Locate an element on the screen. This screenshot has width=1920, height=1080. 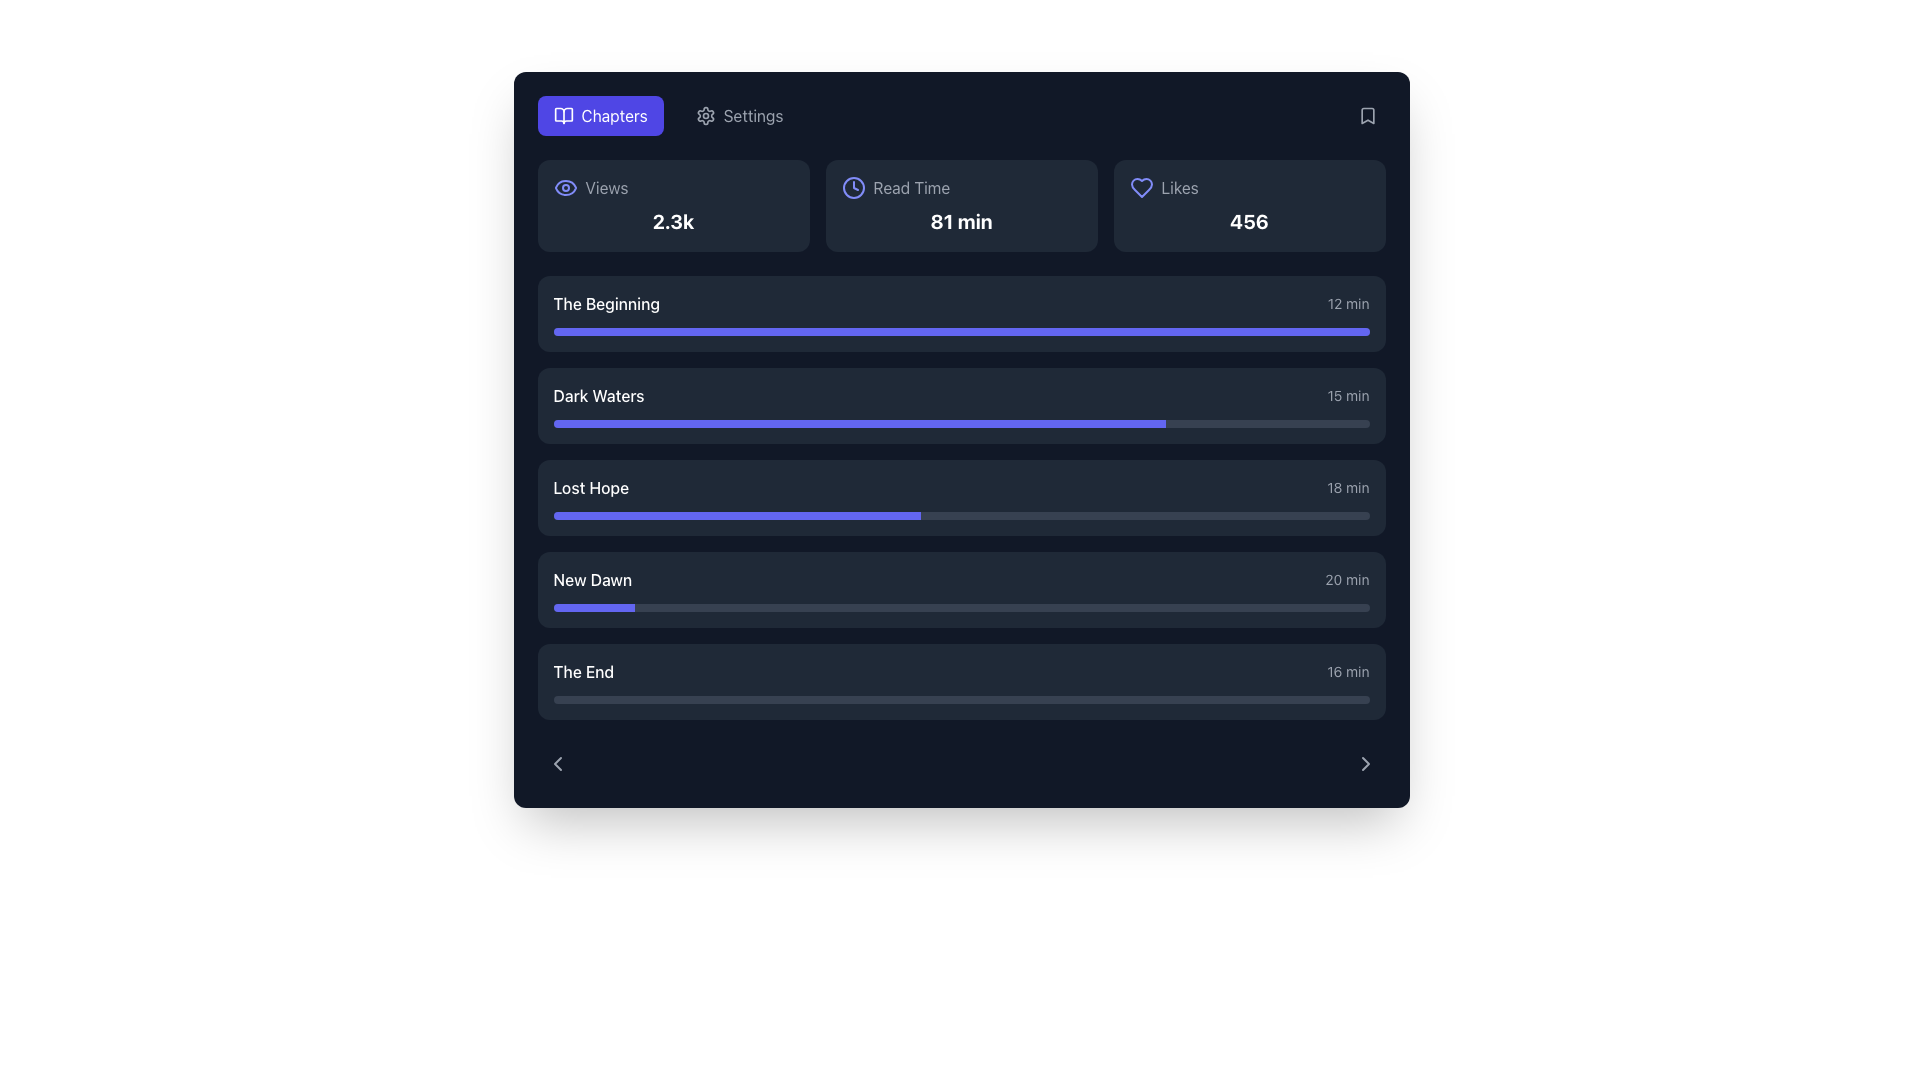
the '81 min' text within the Data display card labeled 'Read Time' is located at coordinates (961, 205).